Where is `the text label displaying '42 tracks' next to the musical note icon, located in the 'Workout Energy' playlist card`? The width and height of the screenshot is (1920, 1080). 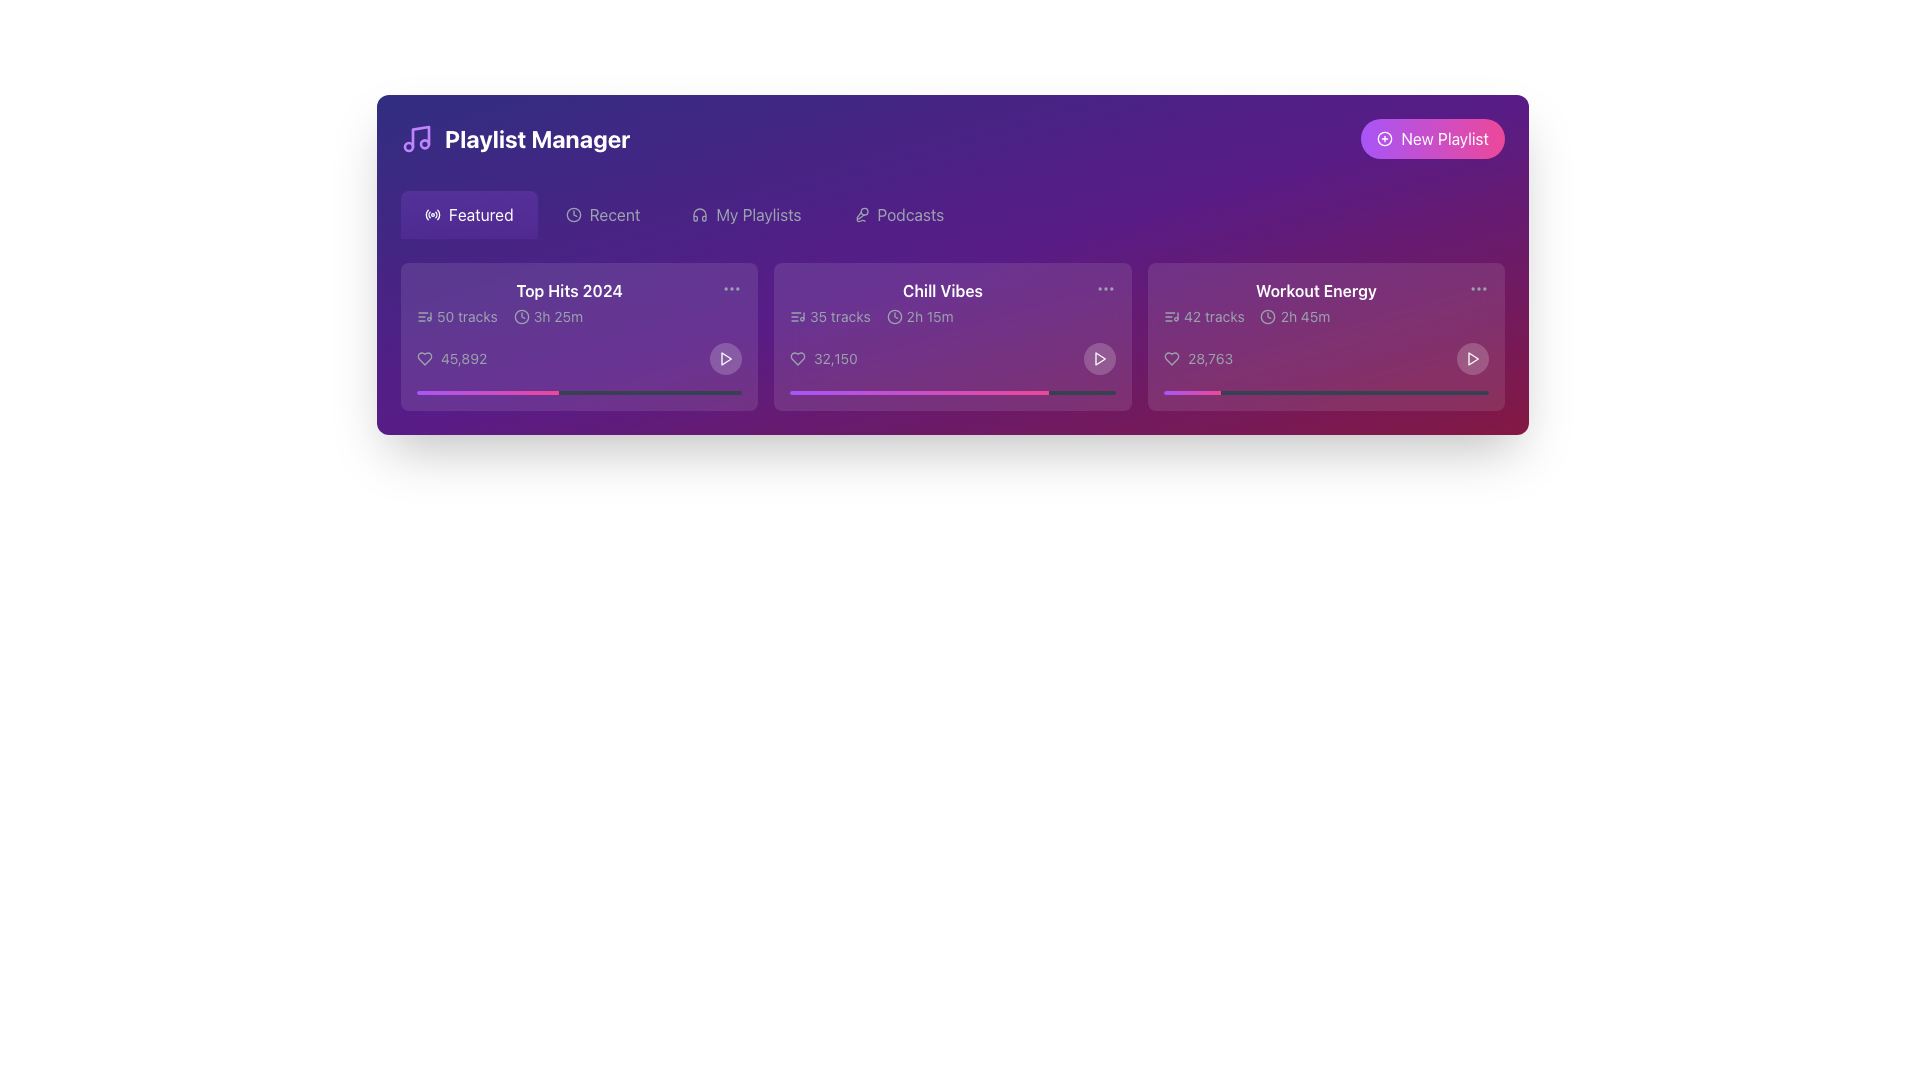
the text label displaying '42 tracks' next to the musical note icon, located in the 'Workout Energy' playlist card is located at coordinates (1203, 315).